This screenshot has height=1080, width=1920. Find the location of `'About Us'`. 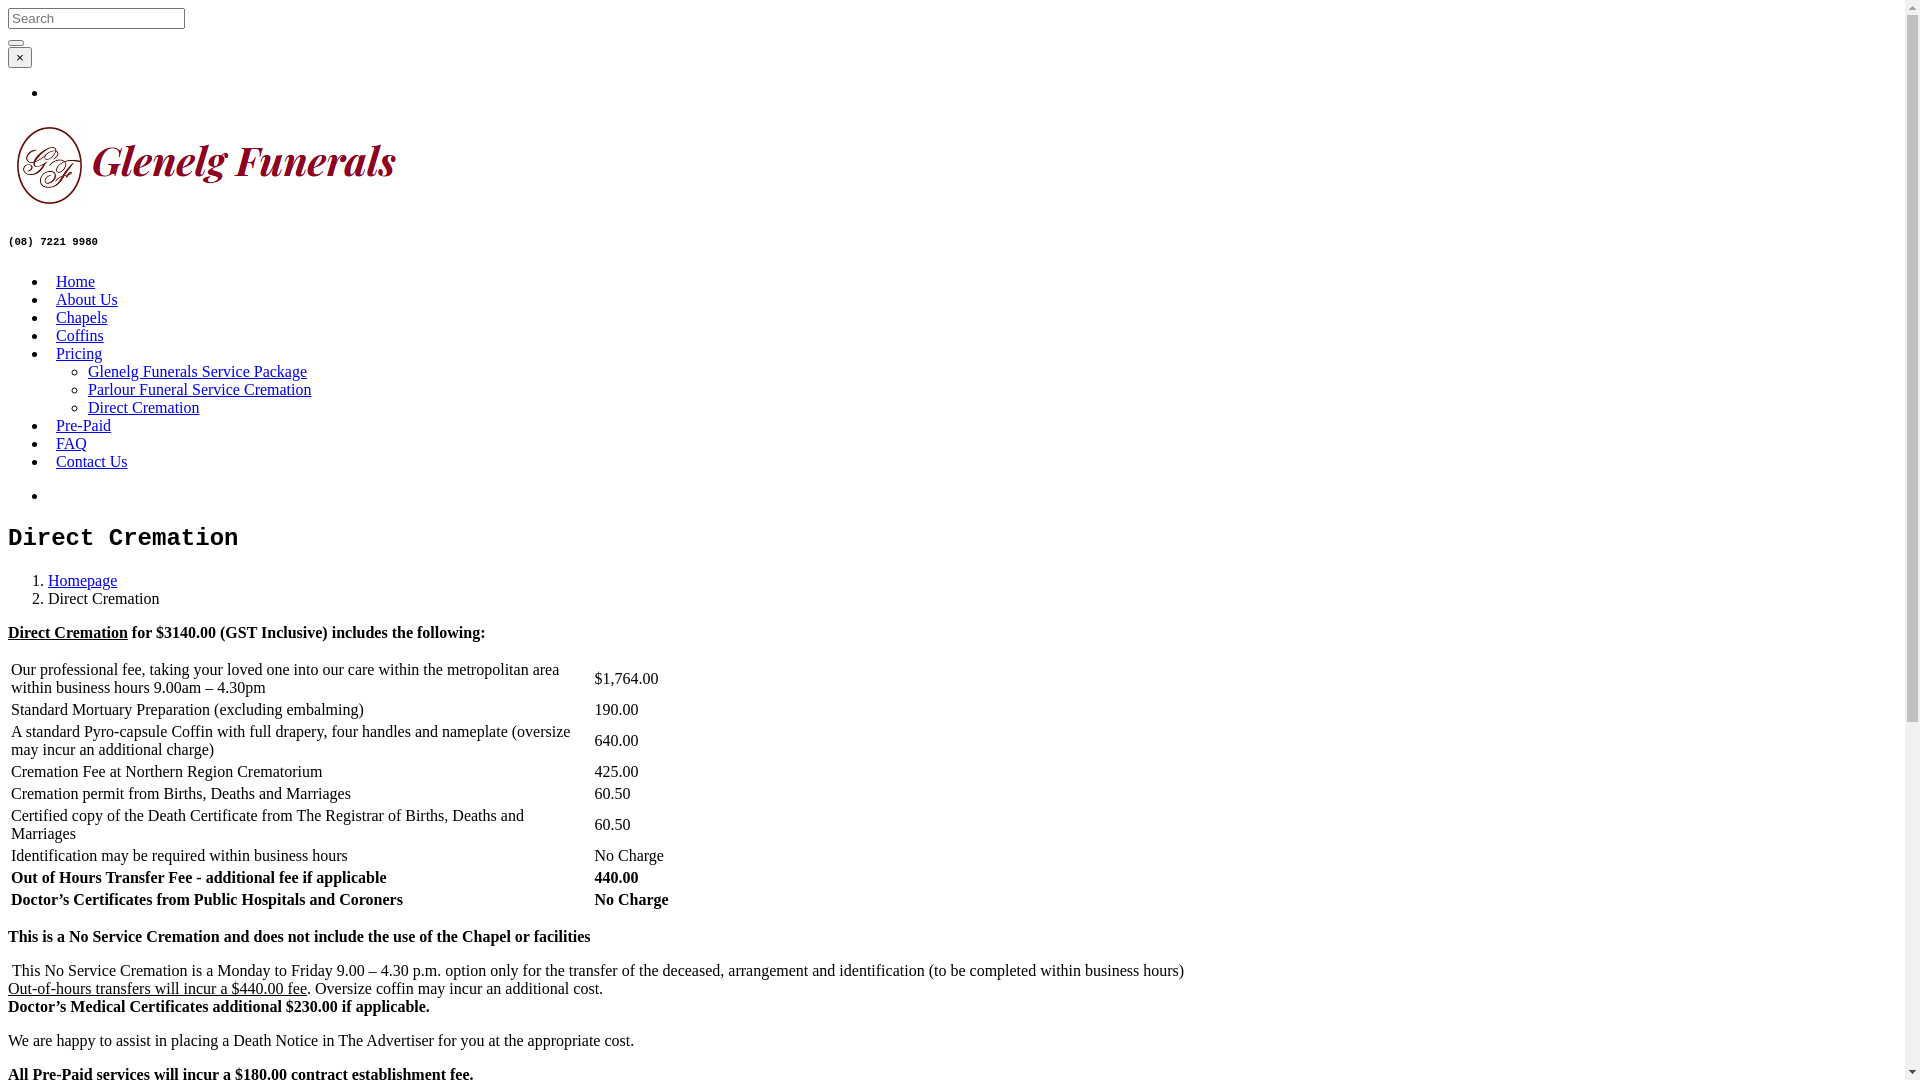

'About Us' is located at coordinates (85, 299).